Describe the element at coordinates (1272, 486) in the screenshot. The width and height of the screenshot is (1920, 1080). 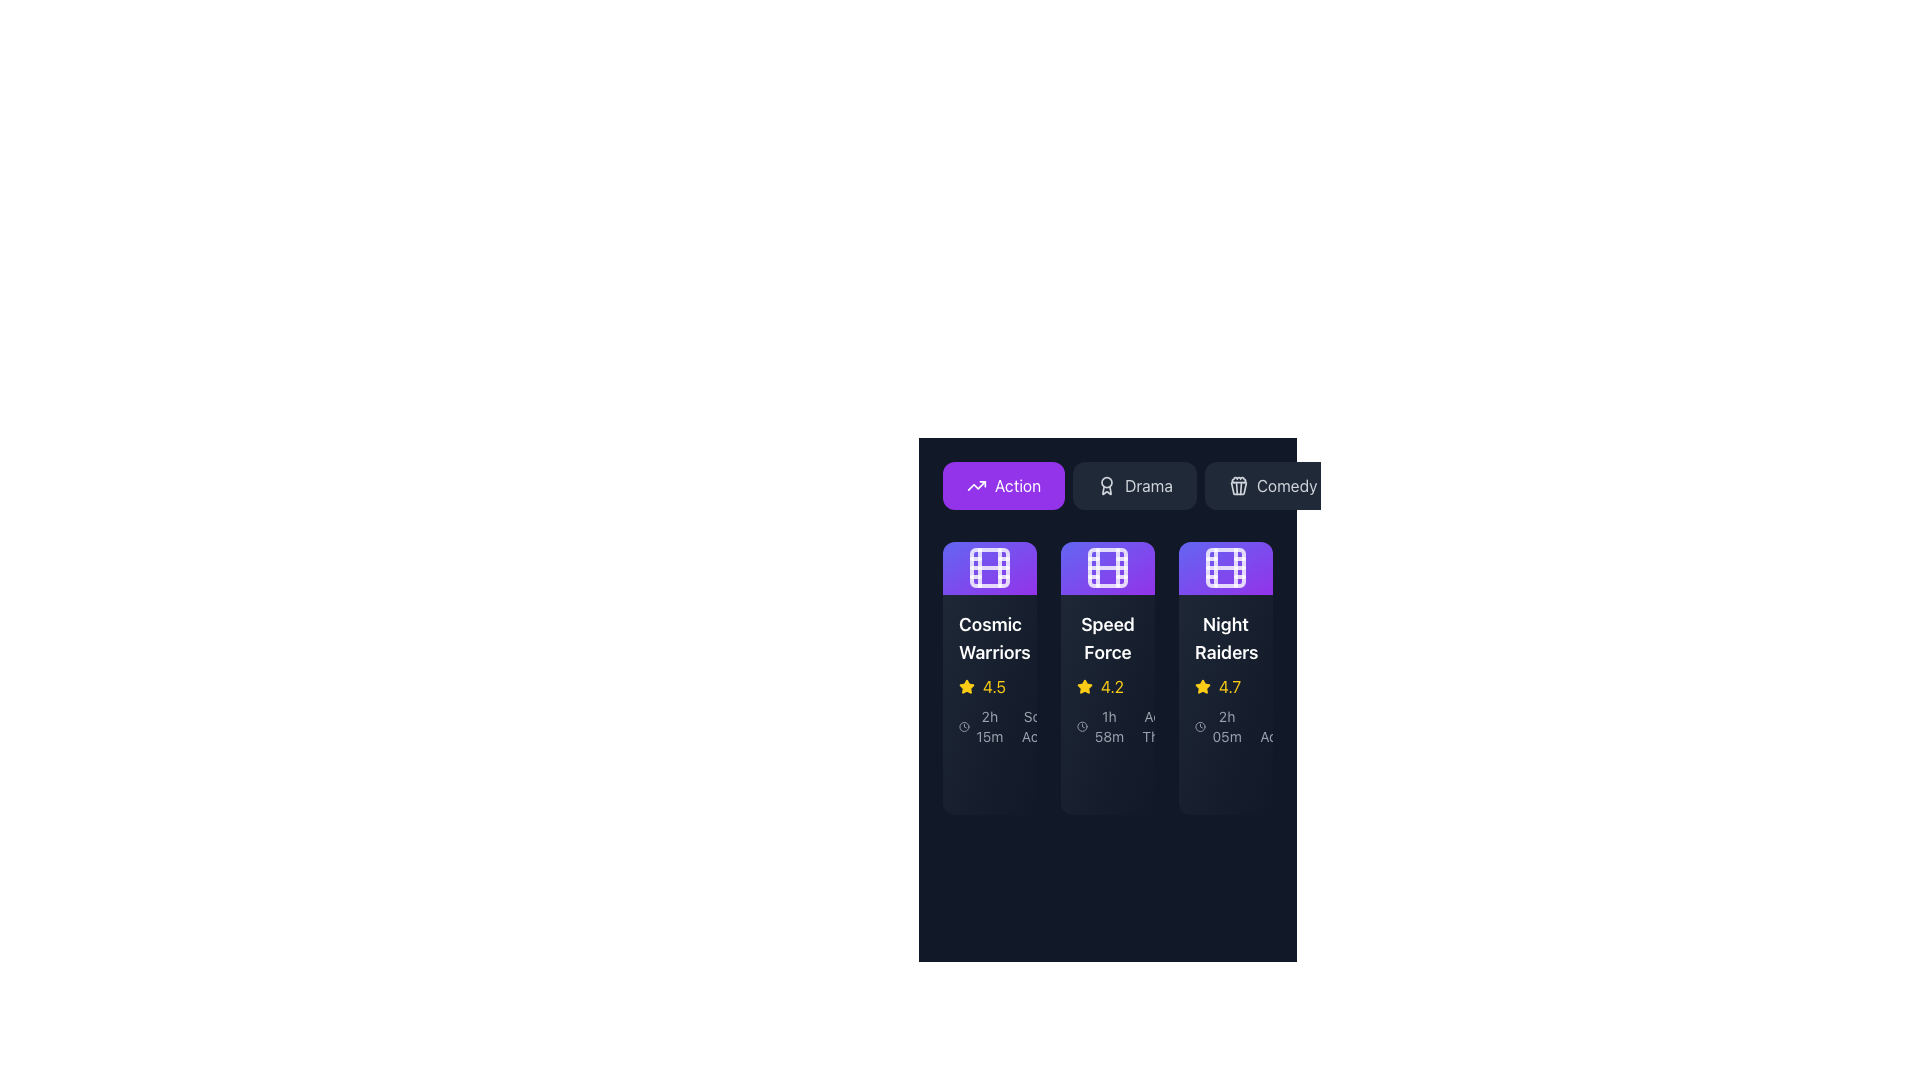
I see `the 'Comedy' button, which is the third button in a horizontal group, to change its background color to a lighter gray` at that location.